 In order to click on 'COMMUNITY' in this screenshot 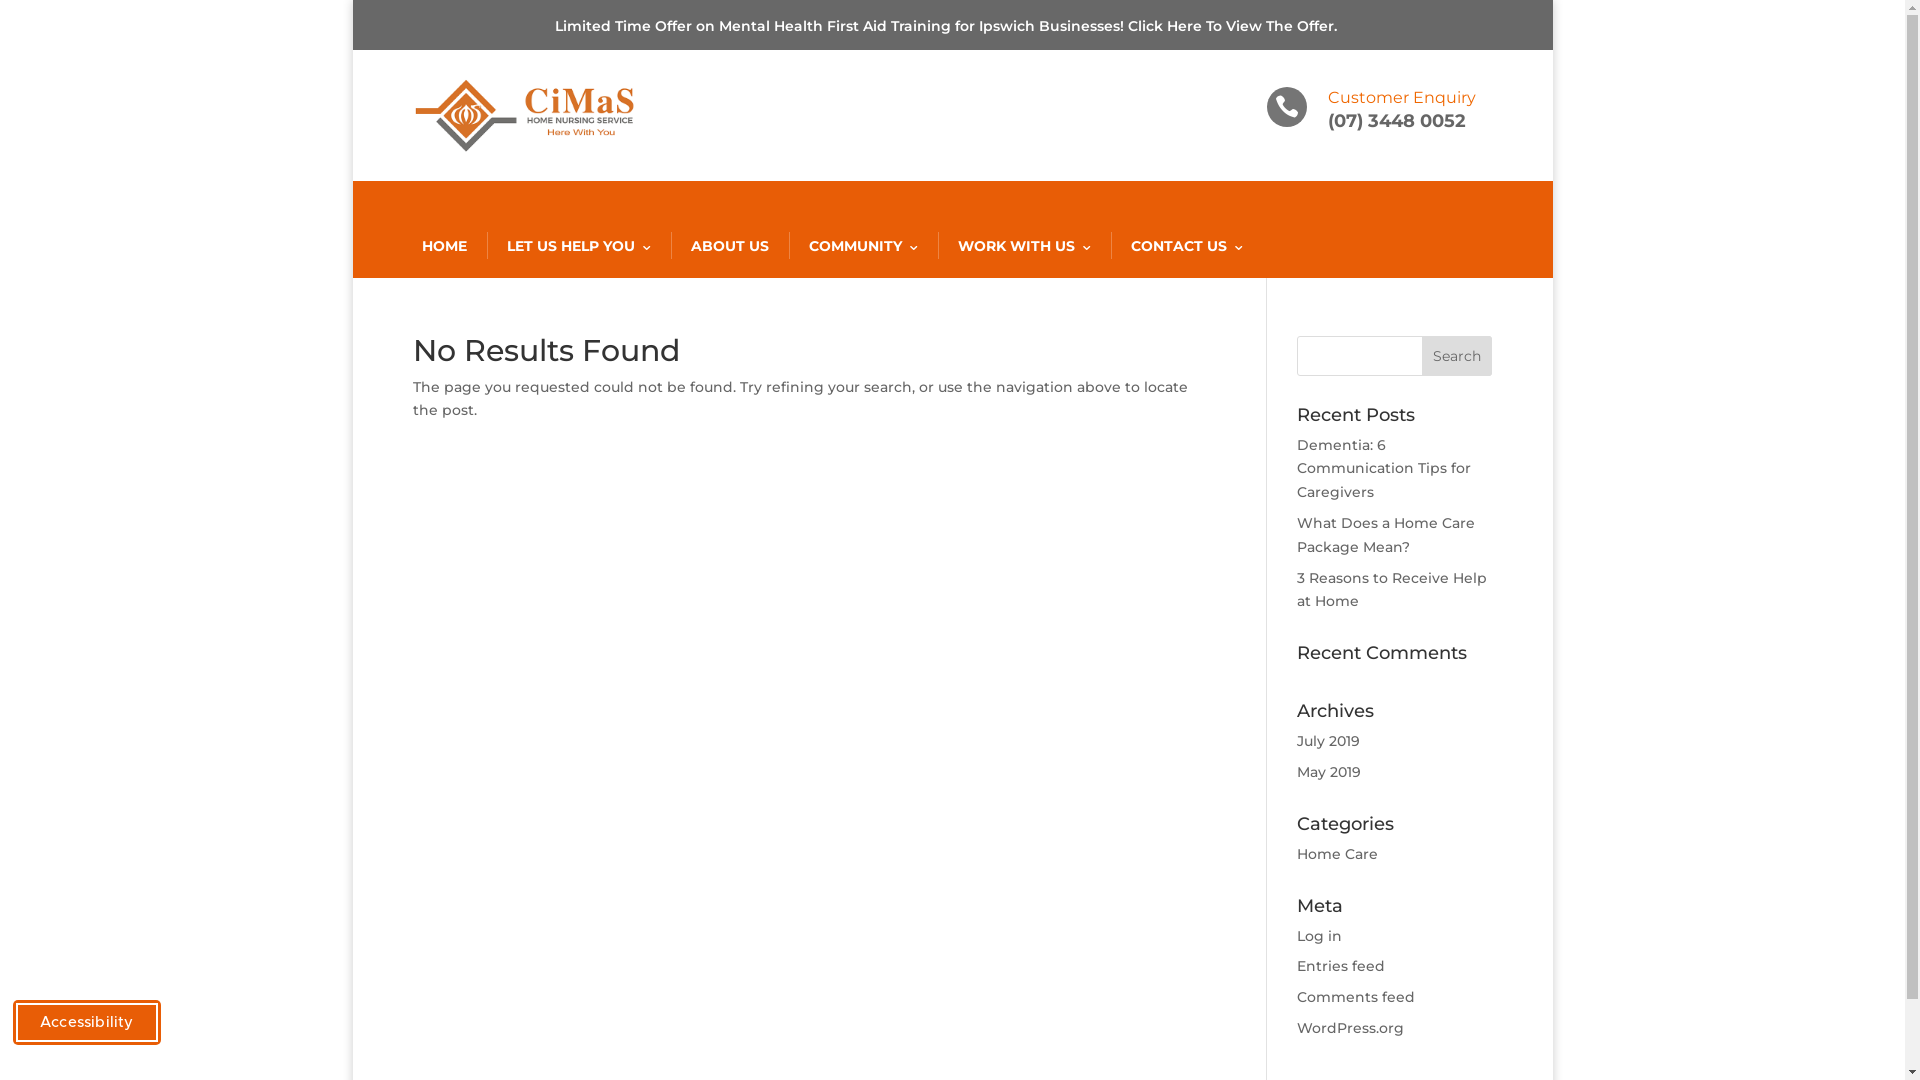, I will do `click(862, 245)`.